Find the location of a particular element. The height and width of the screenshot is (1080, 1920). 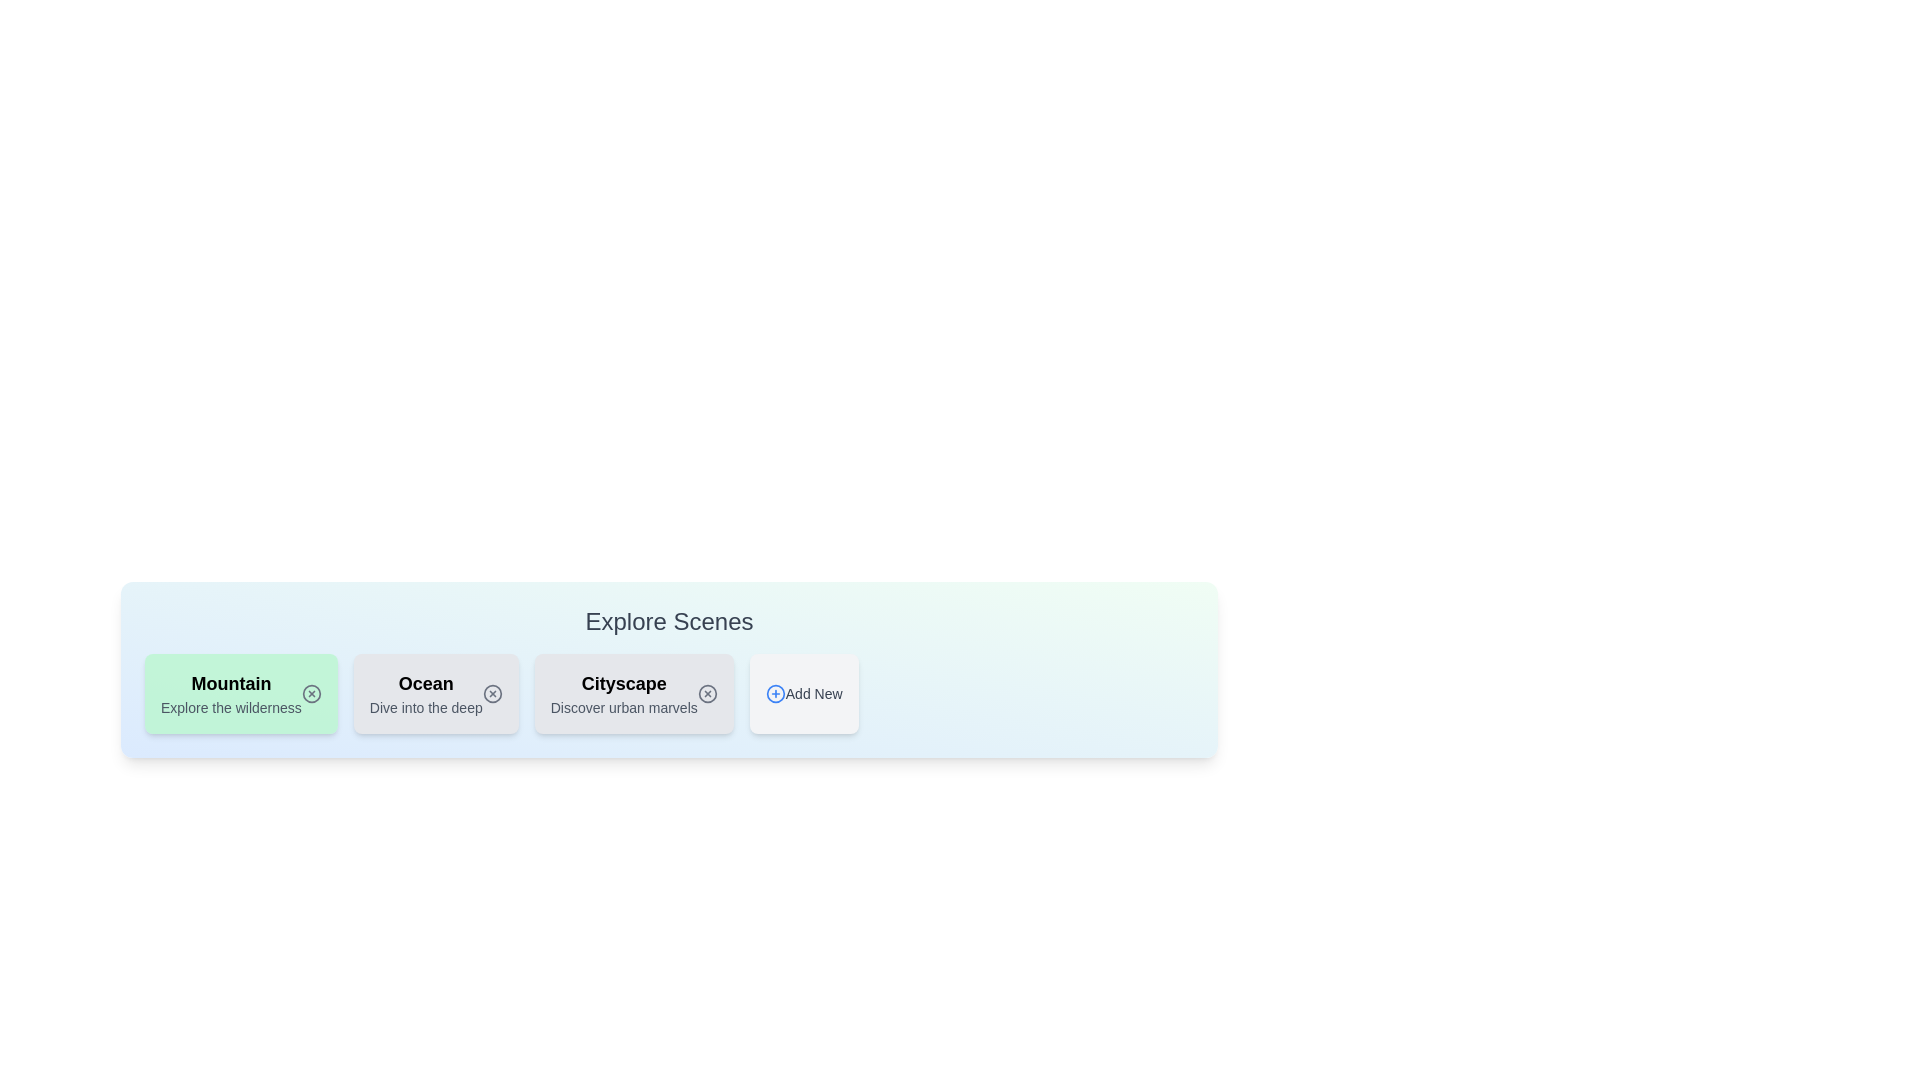

the 'Add New' button to open the panel for adding a new scene is located at coordinates (804, 693).